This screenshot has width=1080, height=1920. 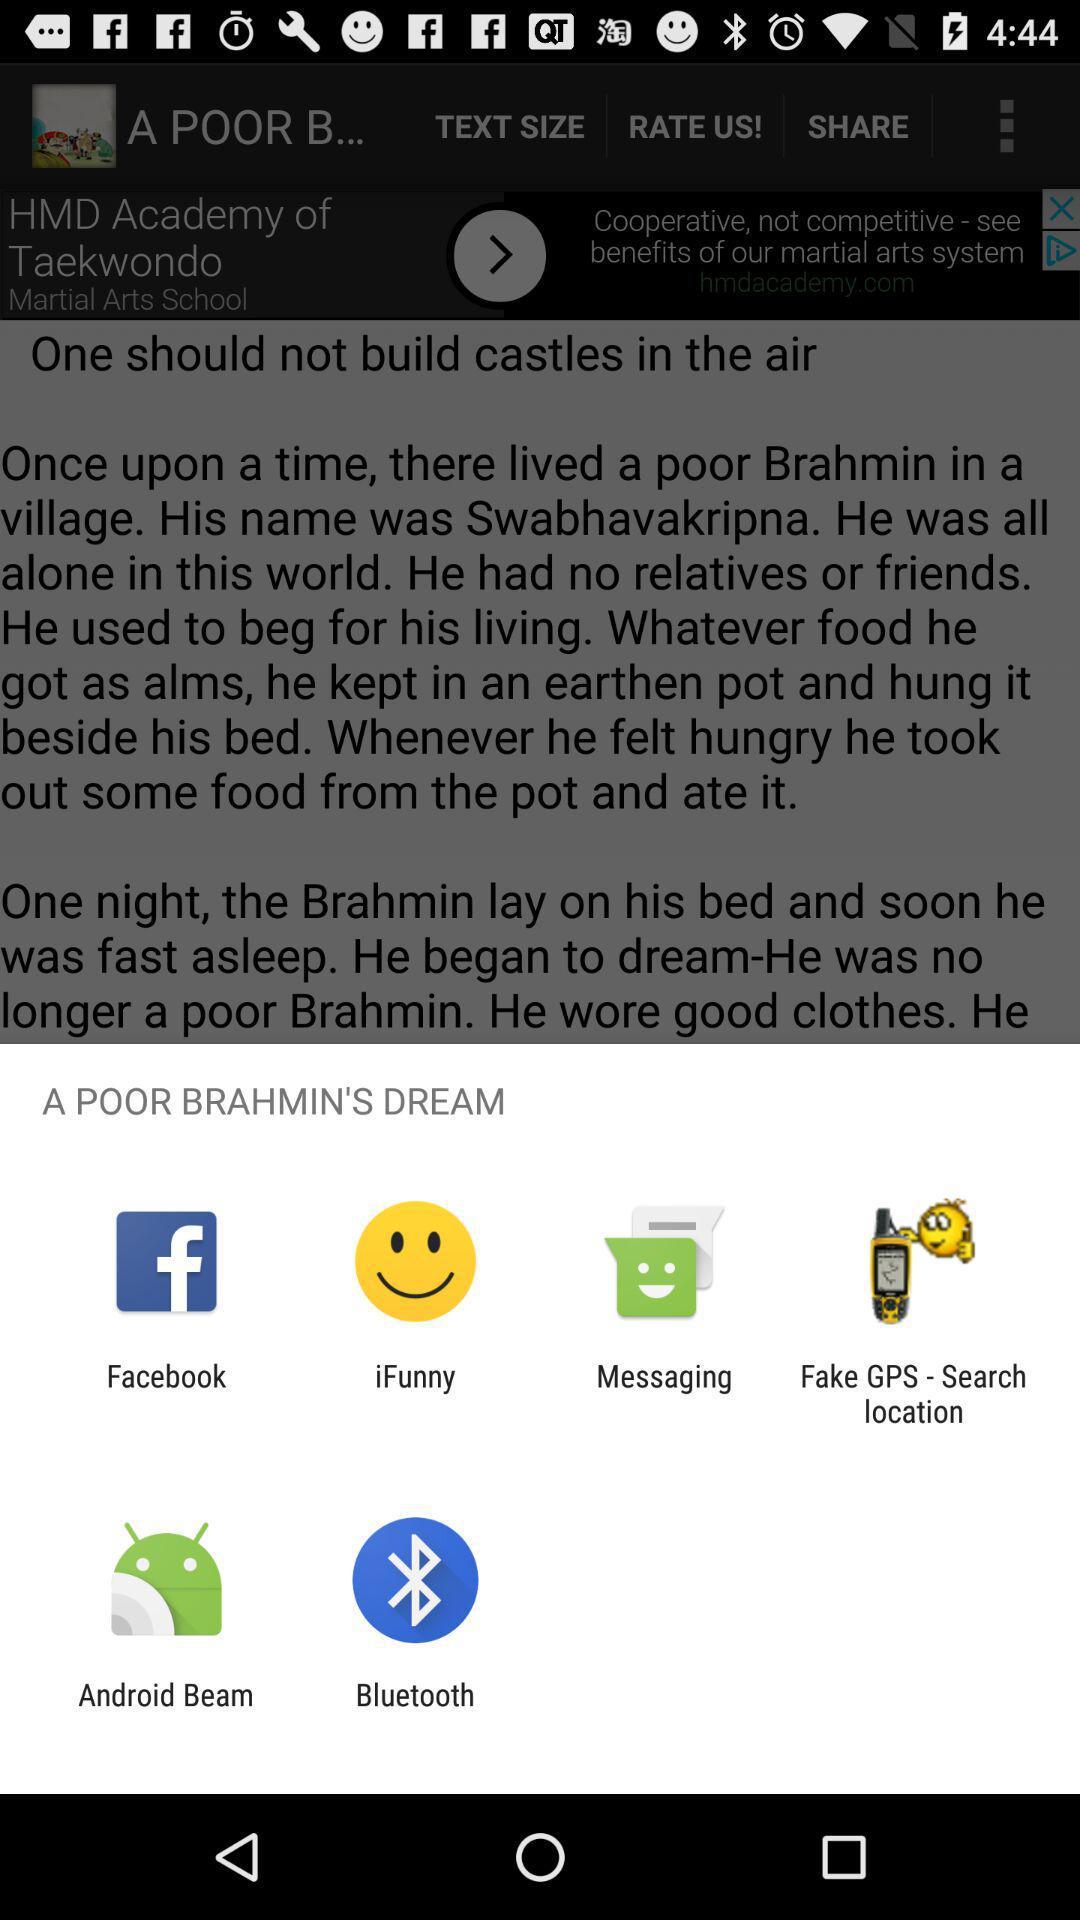 What do you see at coordinates (165, 1392) in the screenshot?
I see `the app next to the ifunny item` at bounding box center [165, 1392].